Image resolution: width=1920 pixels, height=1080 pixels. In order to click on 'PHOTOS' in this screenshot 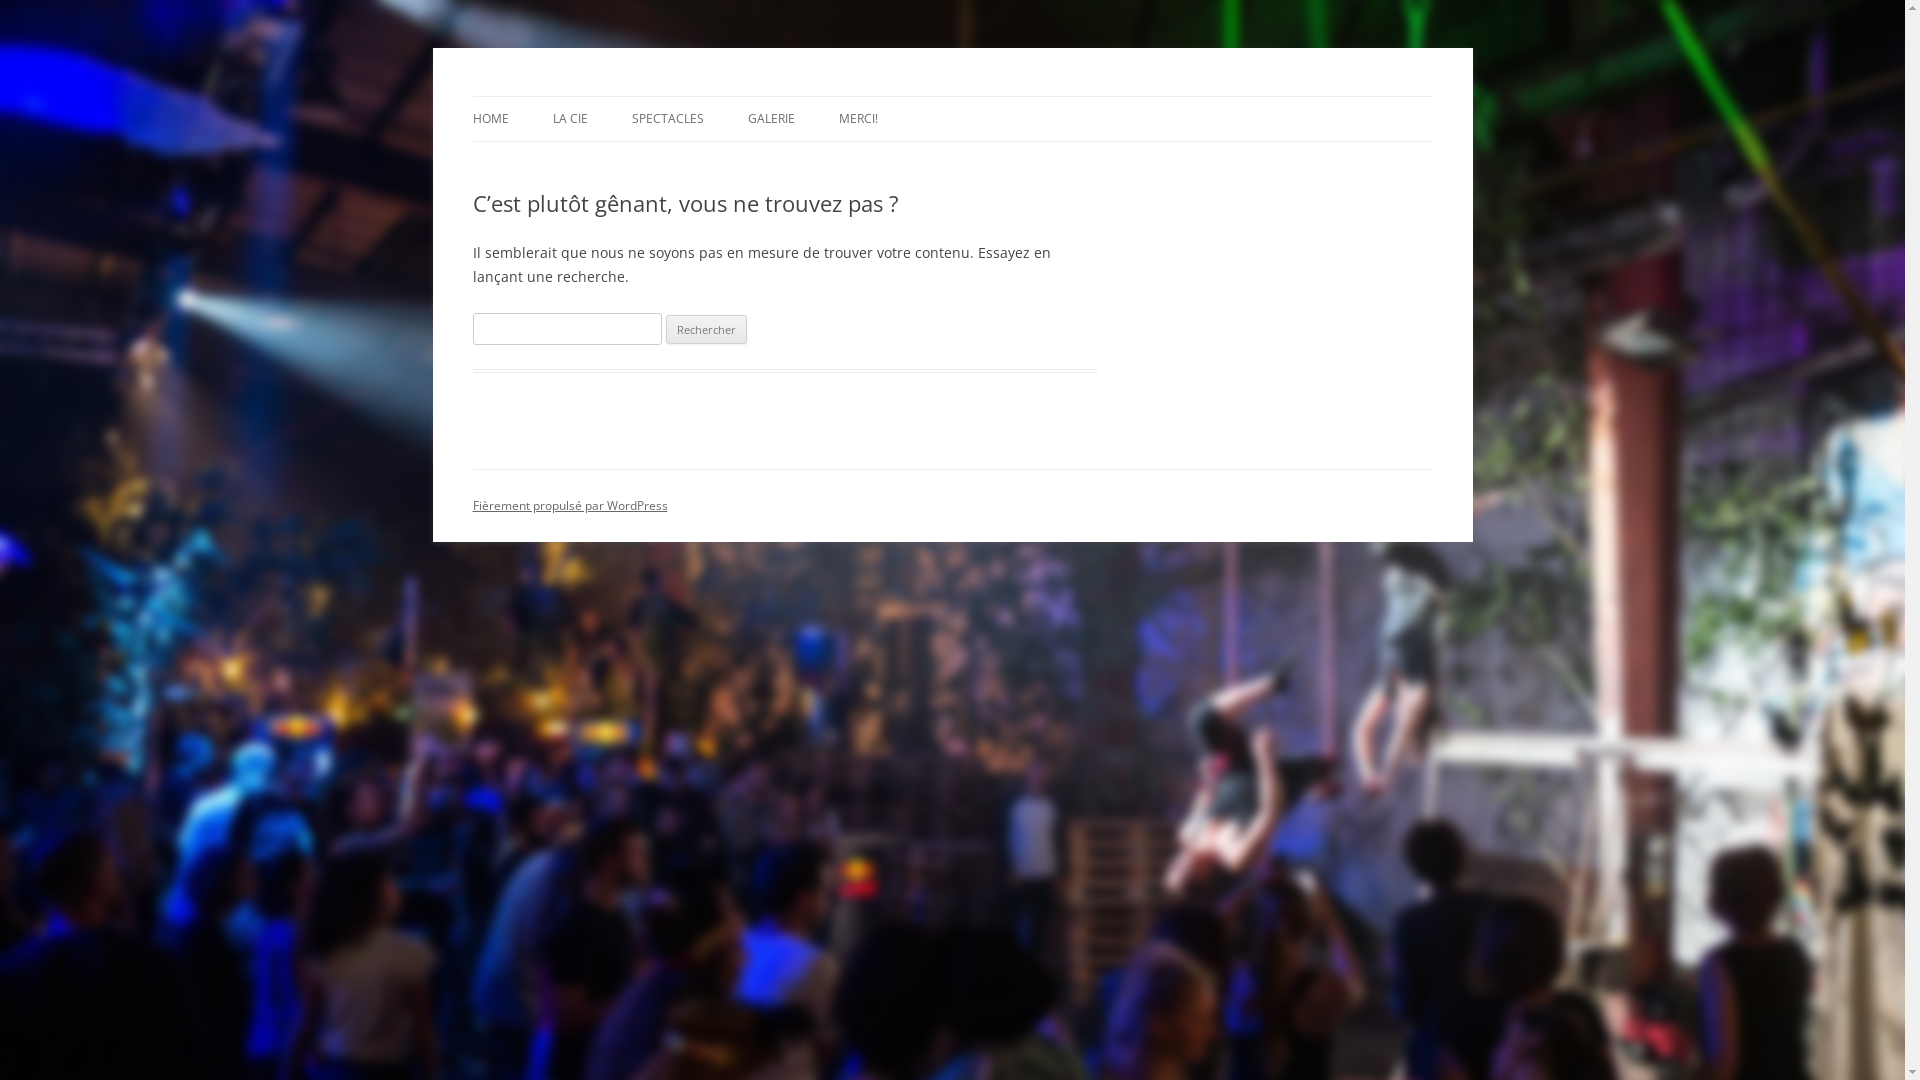, I will do `click(848, 160)`.